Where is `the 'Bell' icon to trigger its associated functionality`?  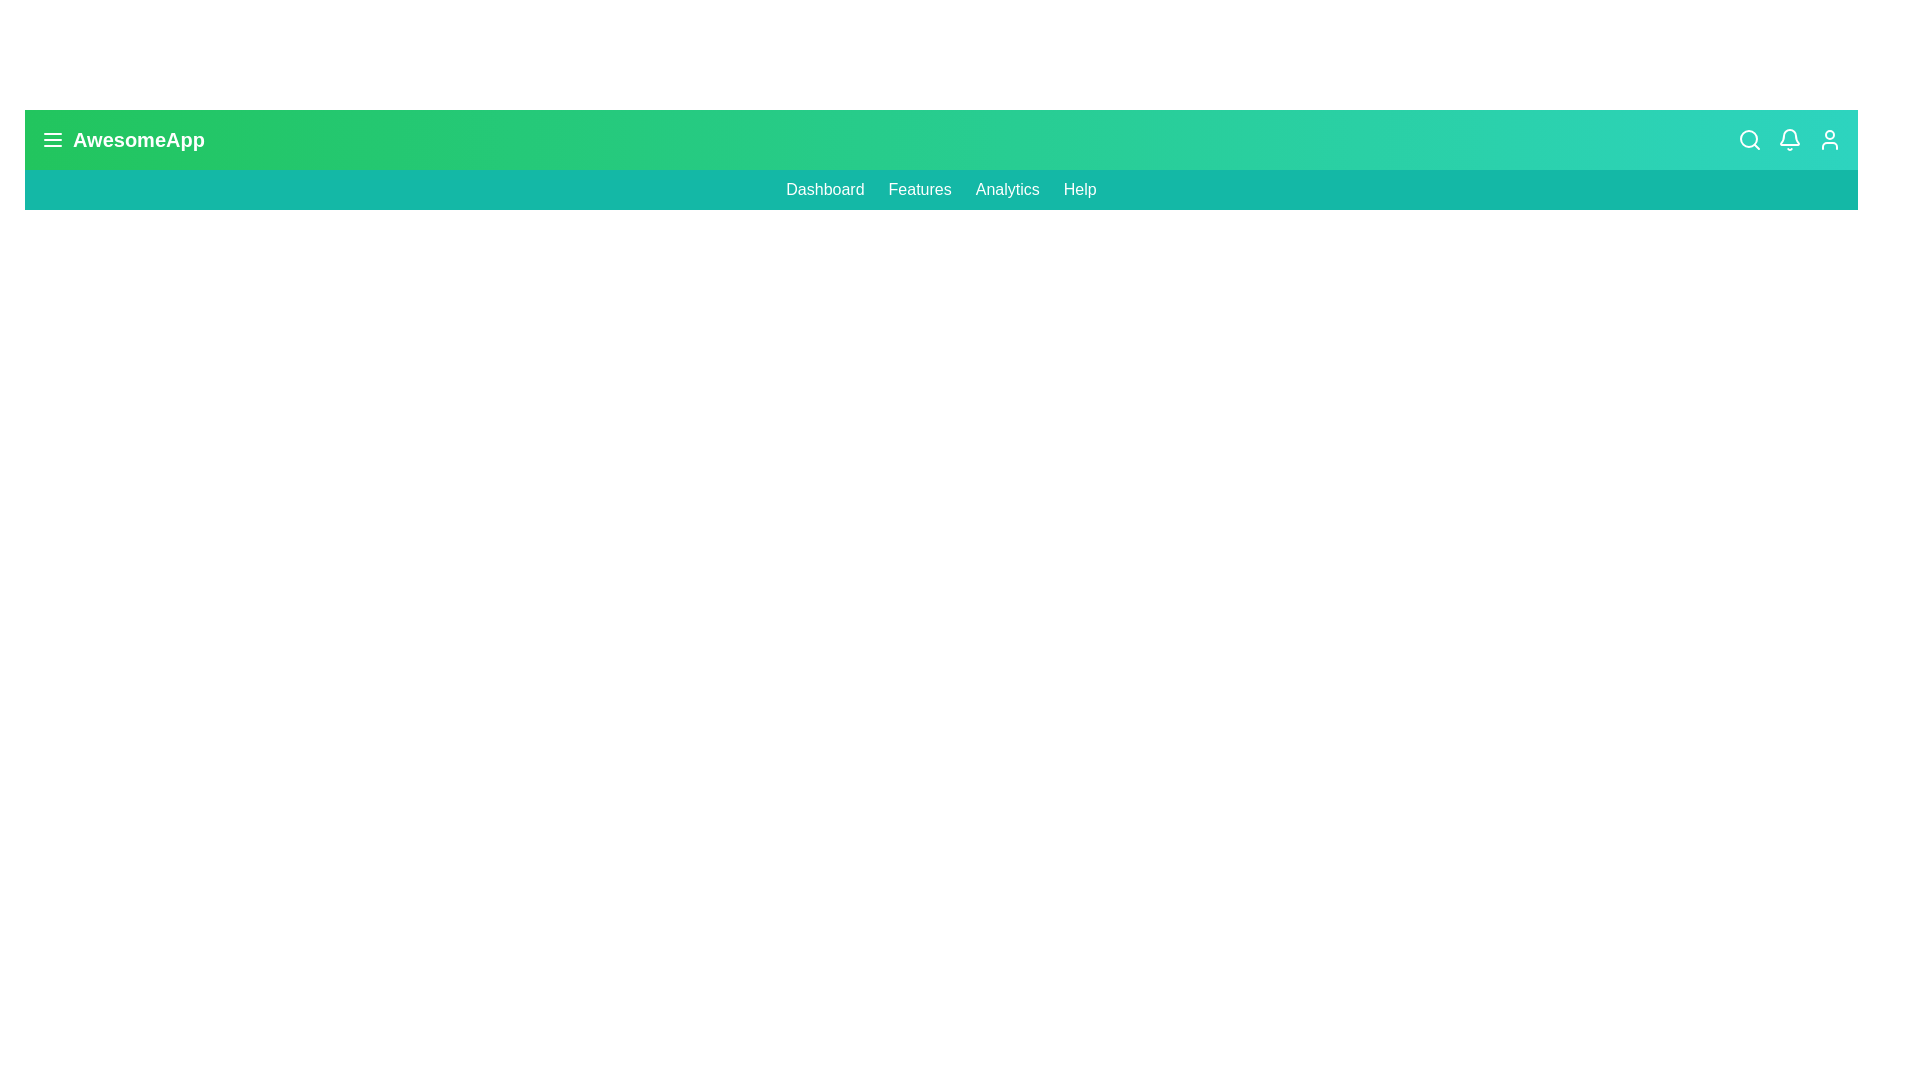 the 'Bell' icon to trigger its associated functionality is located at coordinates (1790, 138).